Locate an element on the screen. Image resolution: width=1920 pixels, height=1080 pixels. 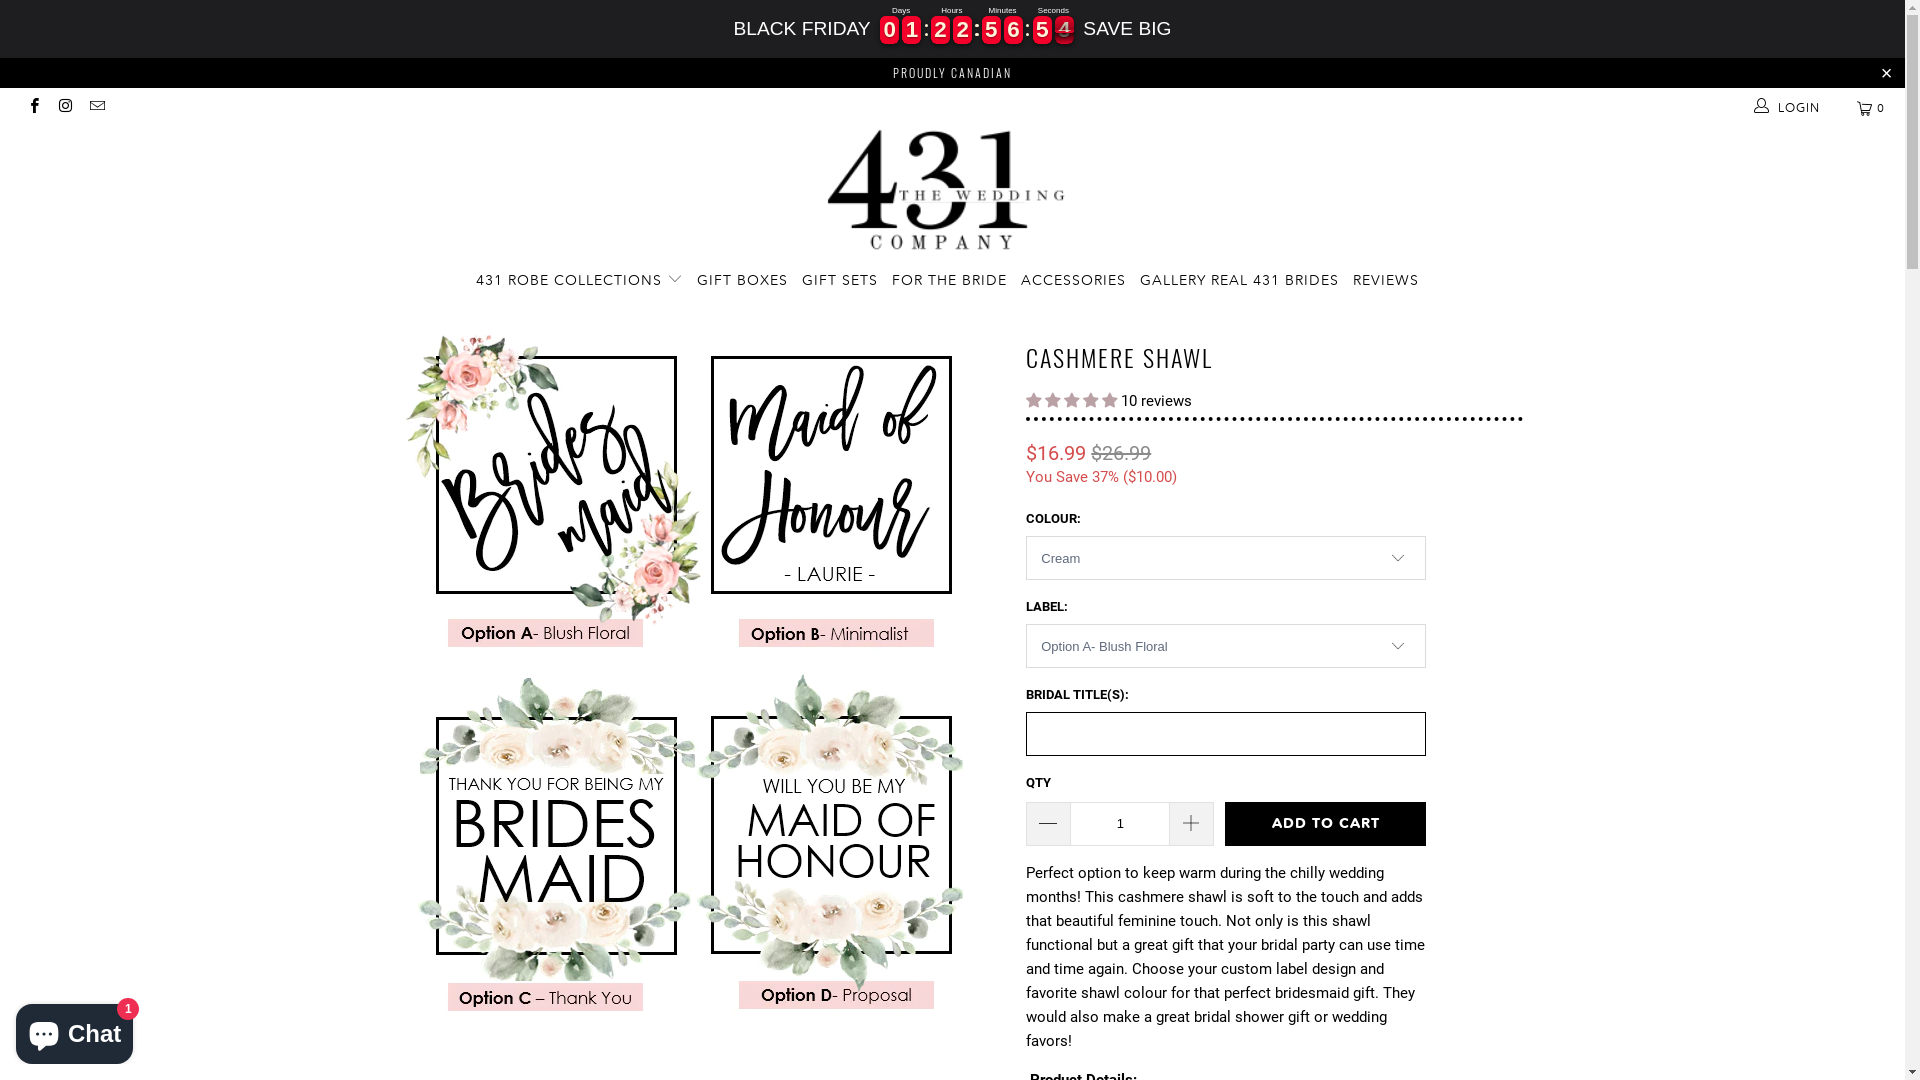
'431 ROBE COLLECTIONS' is located at coordinates (474, 280).